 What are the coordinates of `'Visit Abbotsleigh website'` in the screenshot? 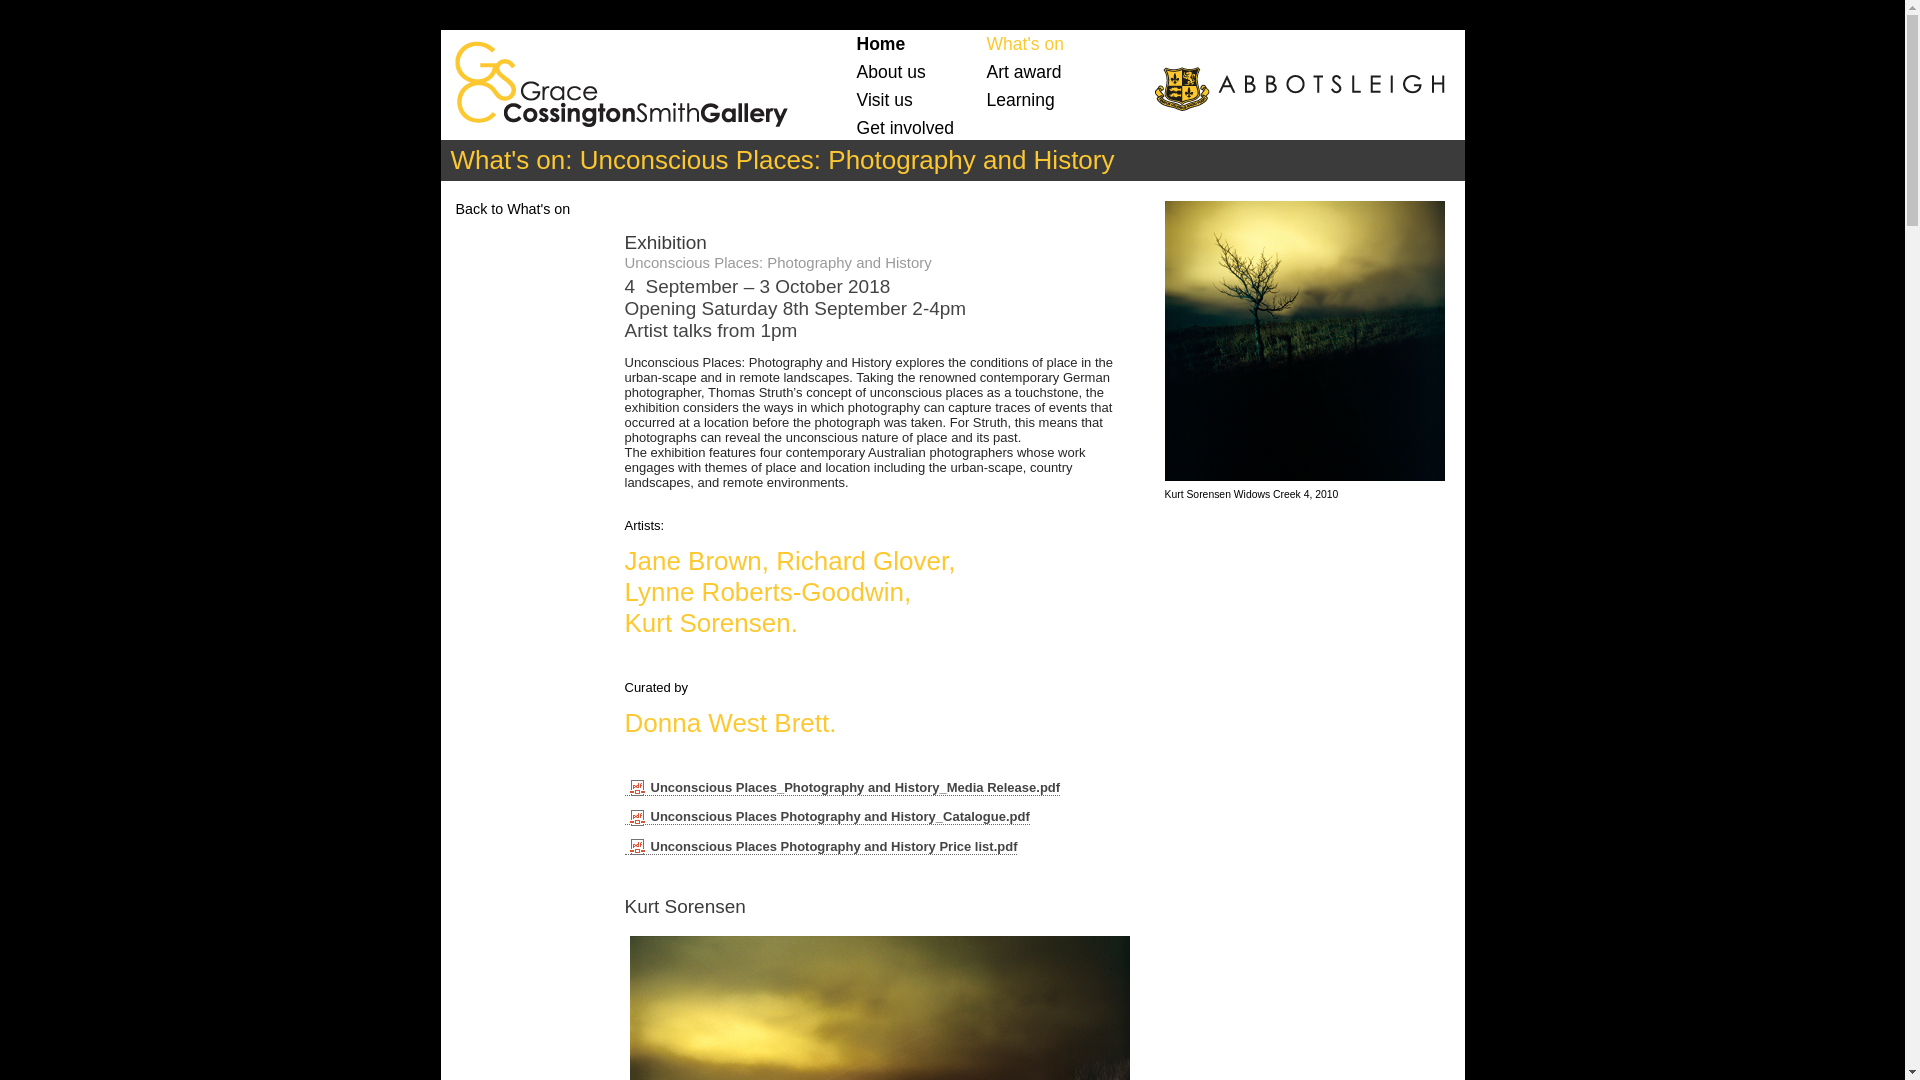 It's located at (1297, 87).